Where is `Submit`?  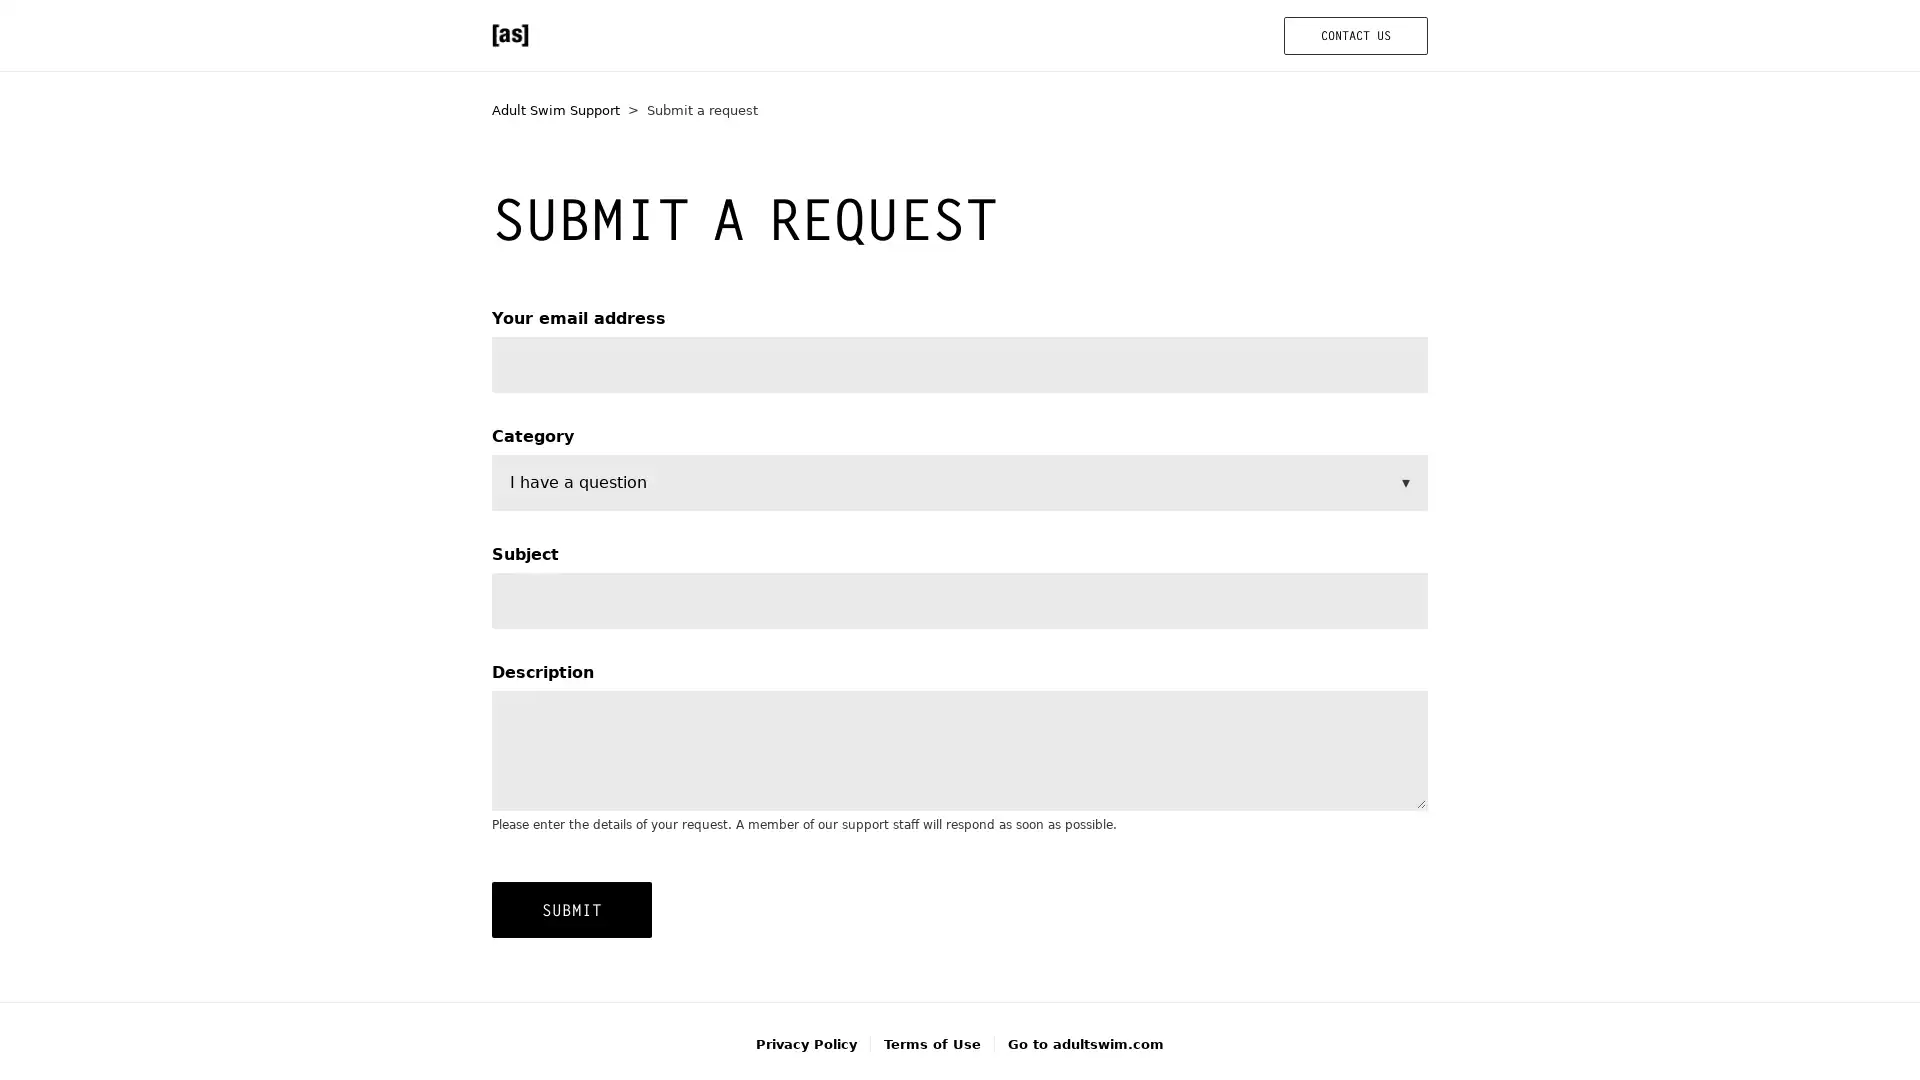 Submit is located at coordinates (570, 909).